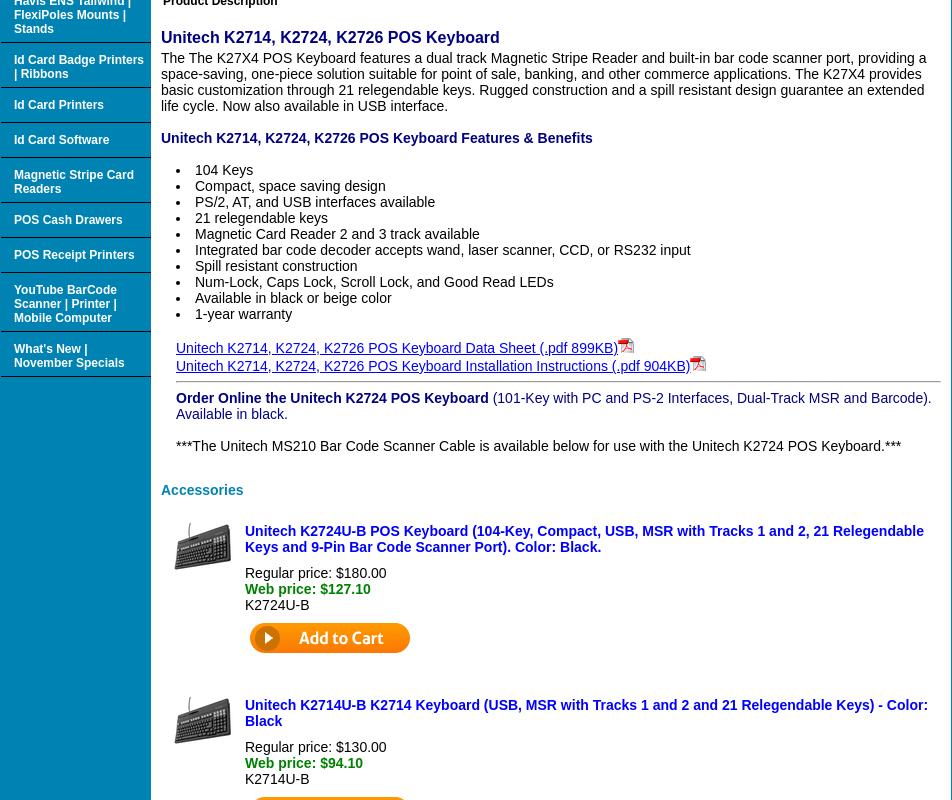 Image resolution: width=952 pixels, height=800 pixels. I want to click on 'POS Cash Drawers', so click(67, 218).